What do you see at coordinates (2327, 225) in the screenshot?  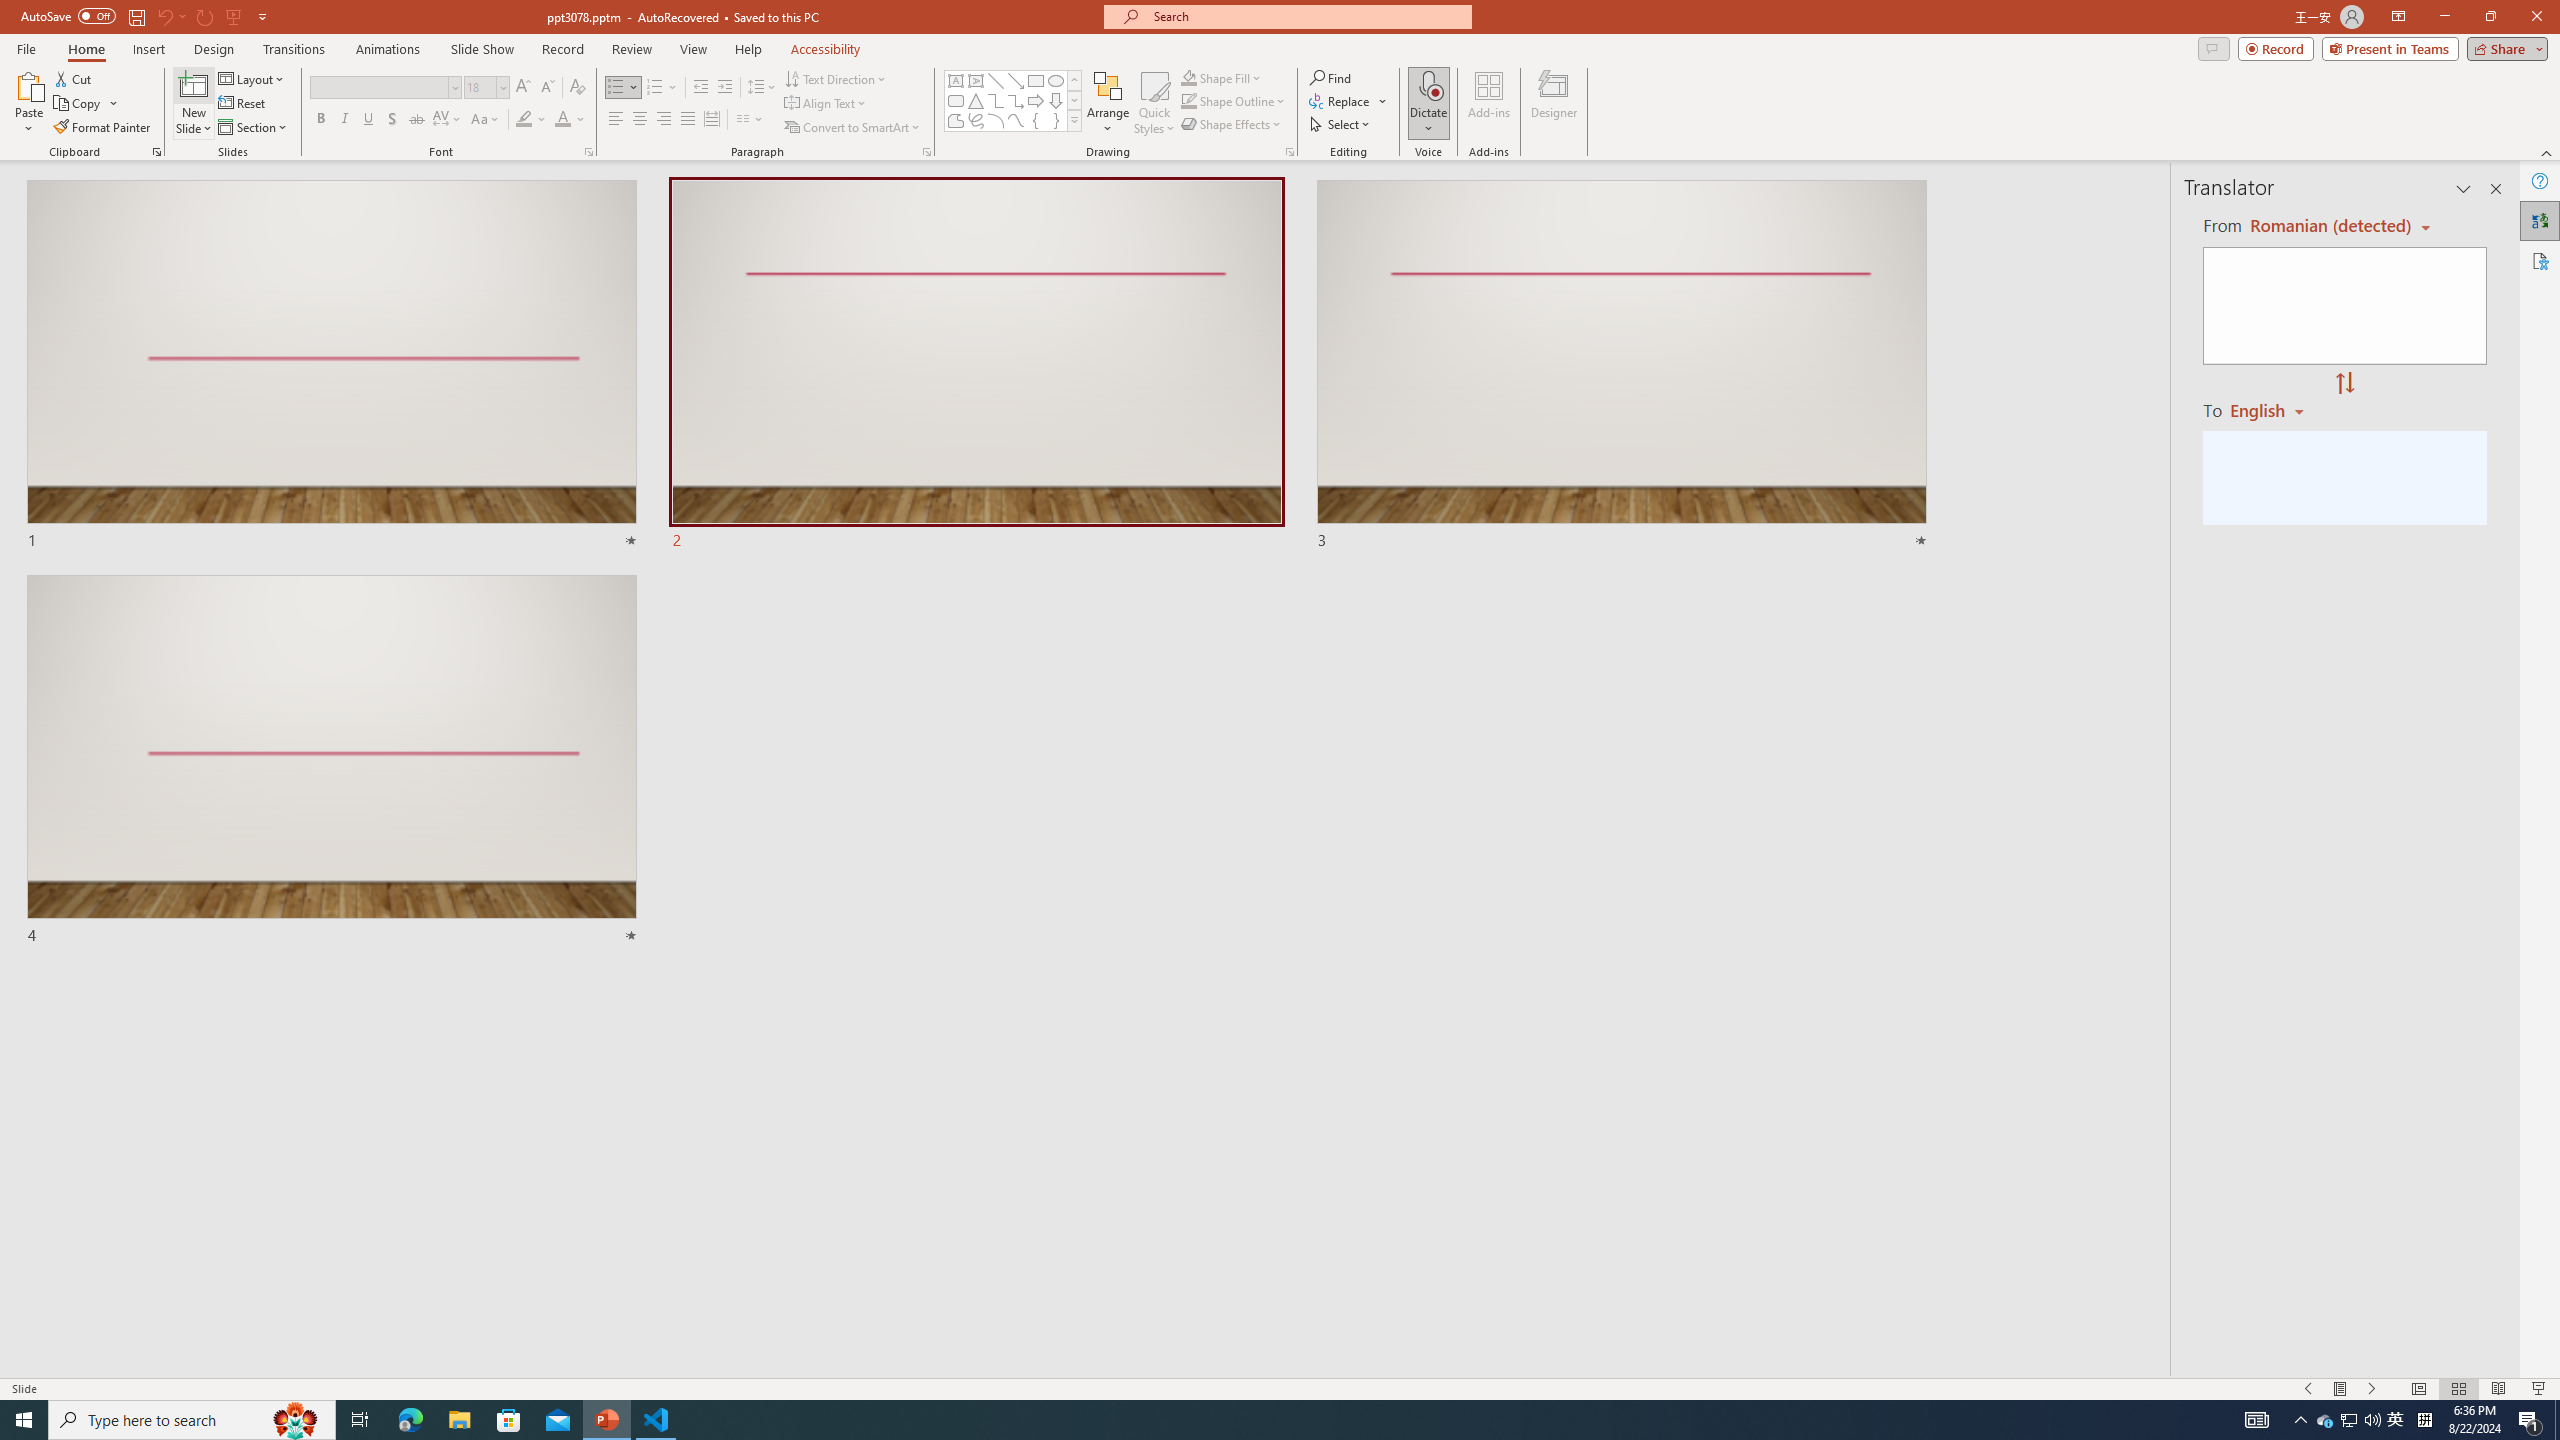 I see `'Czech (detected)'` at bounding box center [2327, 225].